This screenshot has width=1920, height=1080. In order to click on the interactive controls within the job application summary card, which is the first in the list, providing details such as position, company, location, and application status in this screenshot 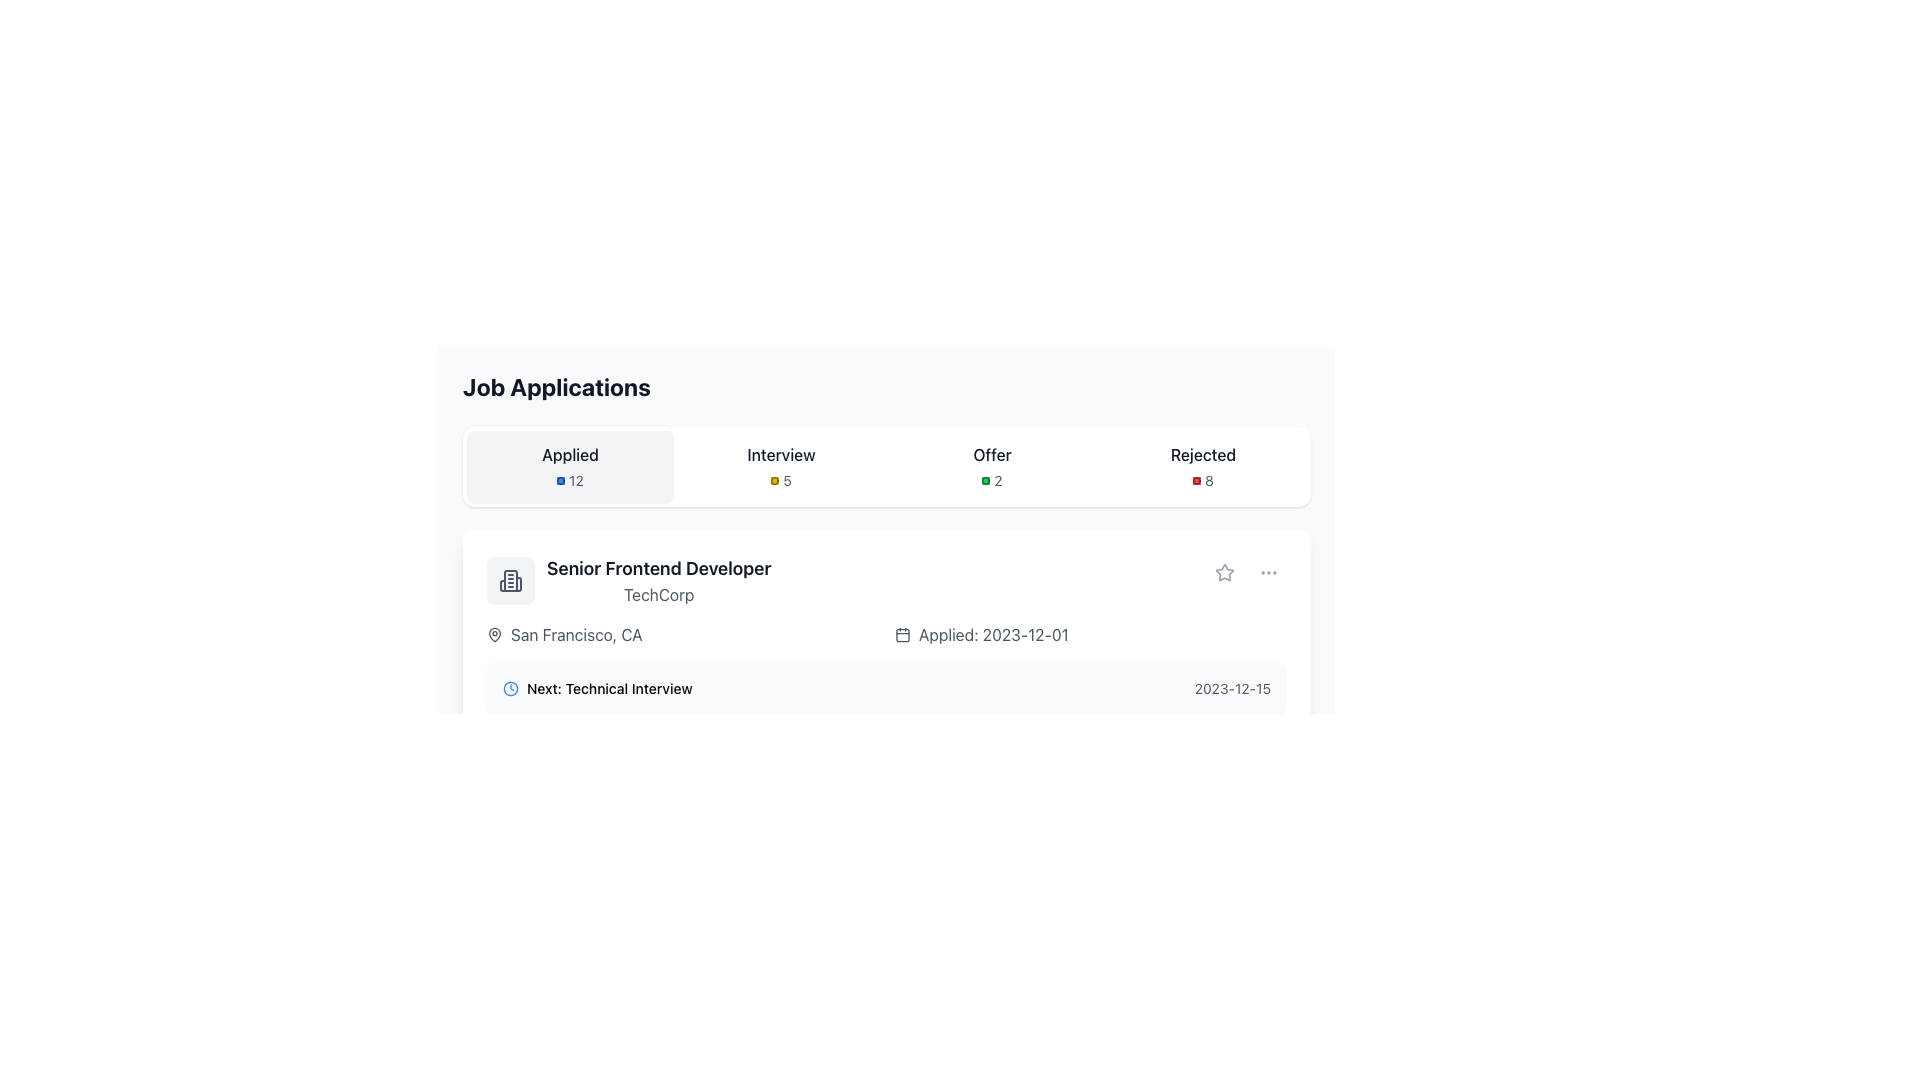, I will do `click(886, 663)`.